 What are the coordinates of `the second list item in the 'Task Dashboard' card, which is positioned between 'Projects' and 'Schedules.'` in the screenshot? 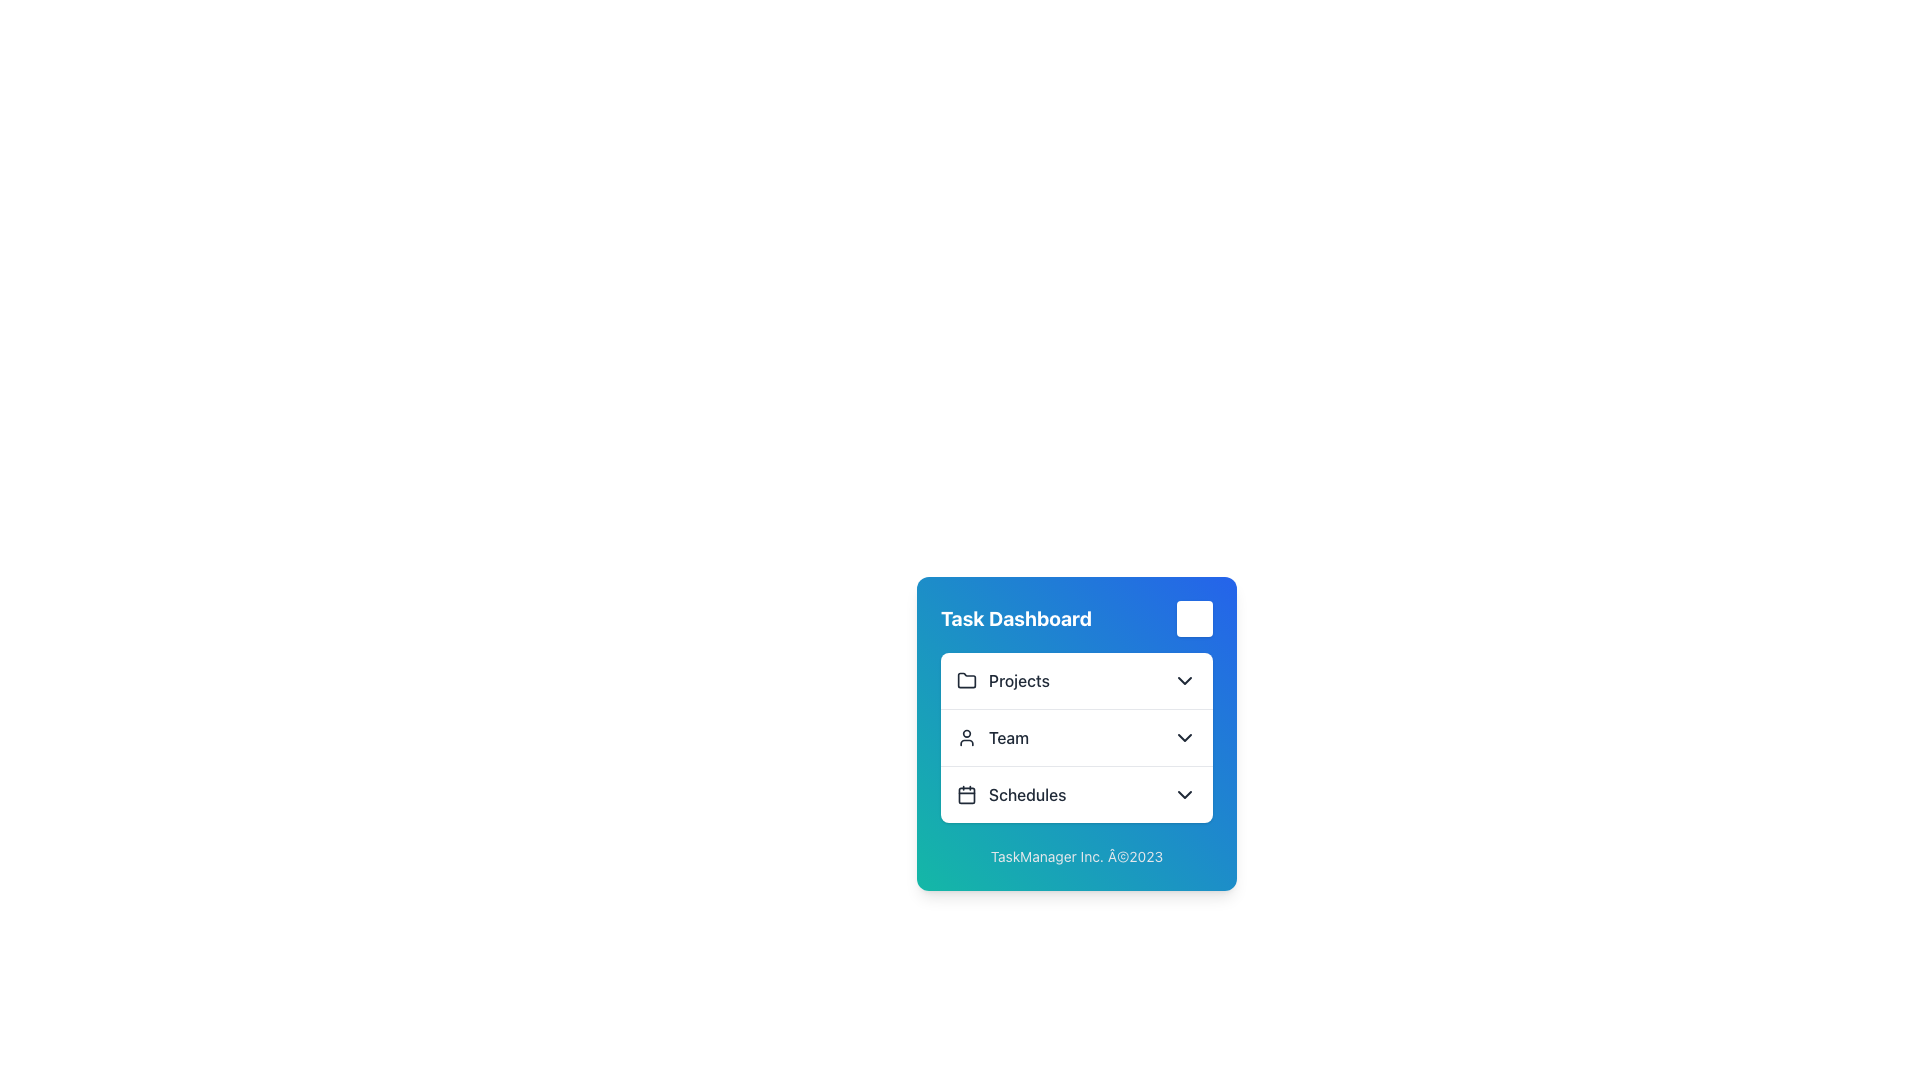 It's located at (1075, 737).